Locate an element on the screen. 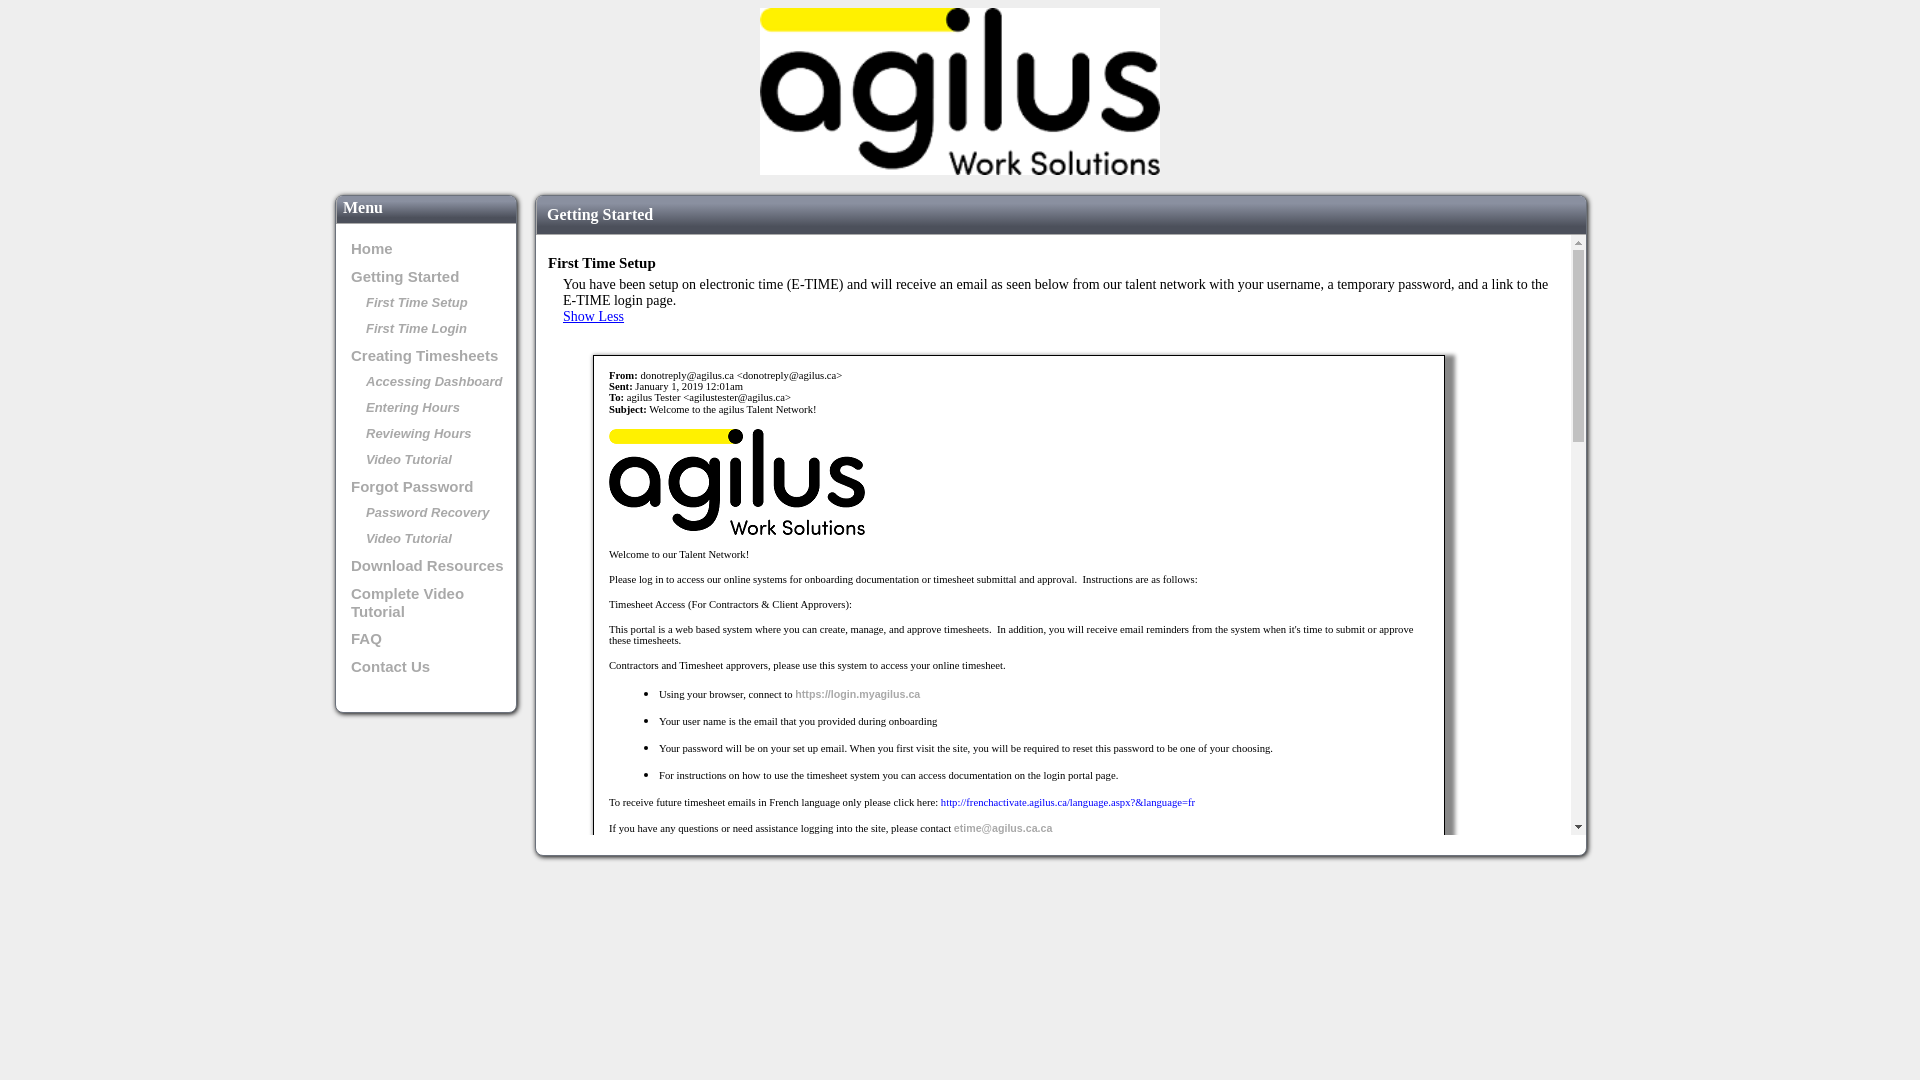 This screenshot has width=1920, height=1080. 'Reviewing Hours' is located at coordinates (365, 432).